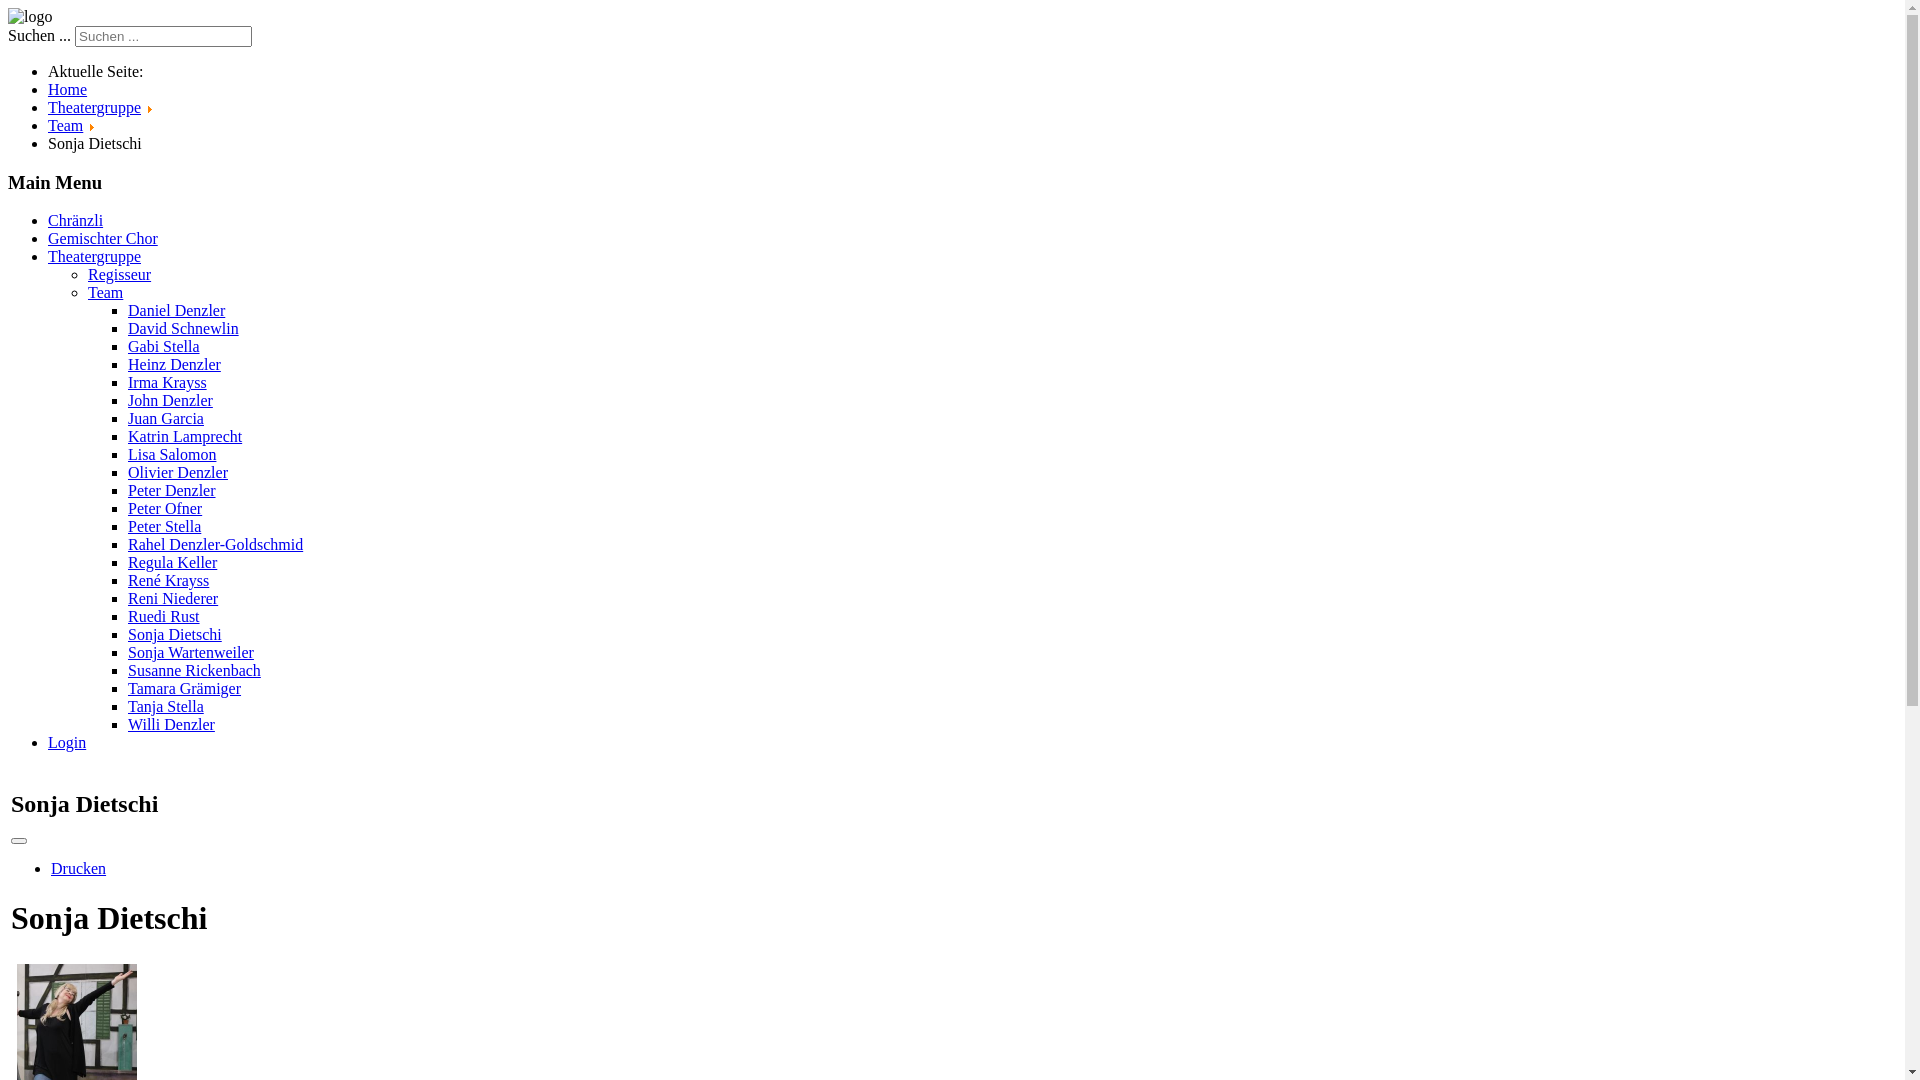 The width and height of the screenshot is (1920, 1080). I want to click on 'Regisseur', so click(86, 274).